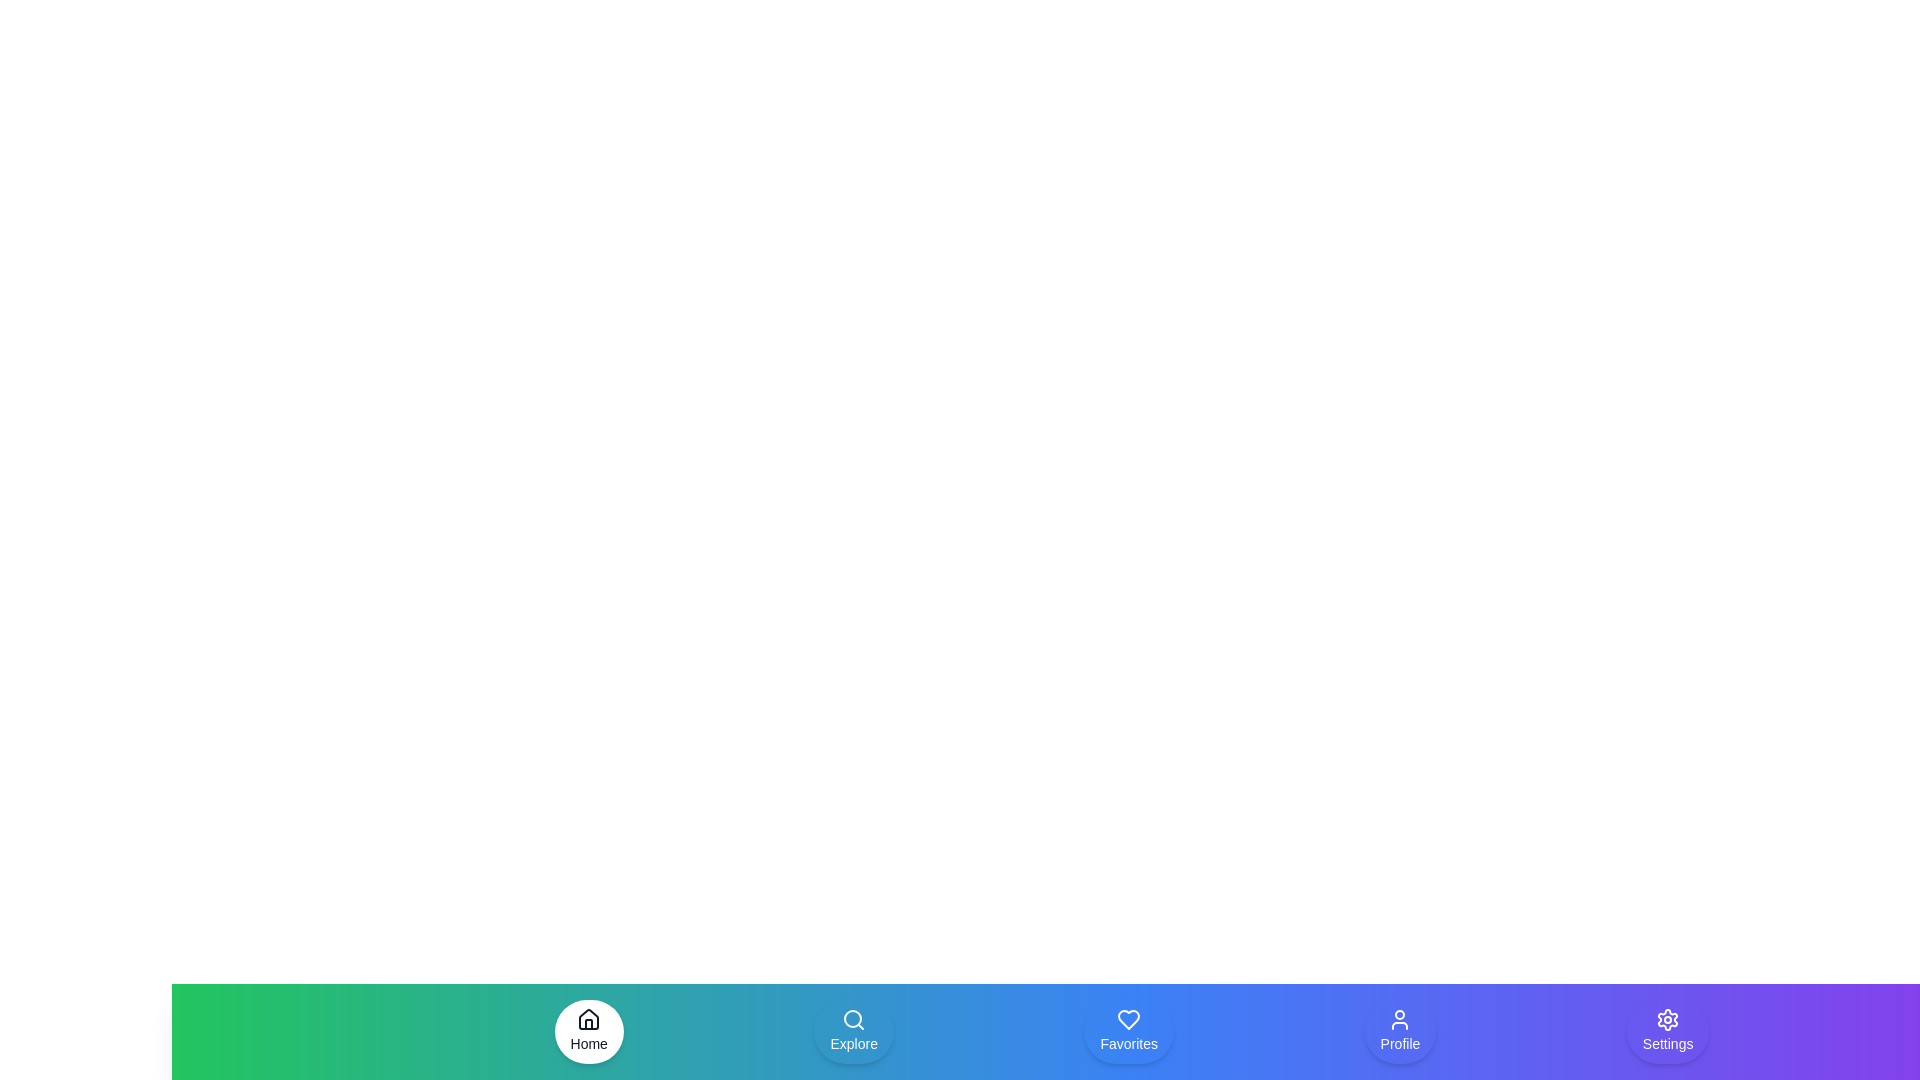 This screenshot has width=1920, height=1080. I want to click on the button labeled Explore to observe its visual state change, so click(854, 1032).